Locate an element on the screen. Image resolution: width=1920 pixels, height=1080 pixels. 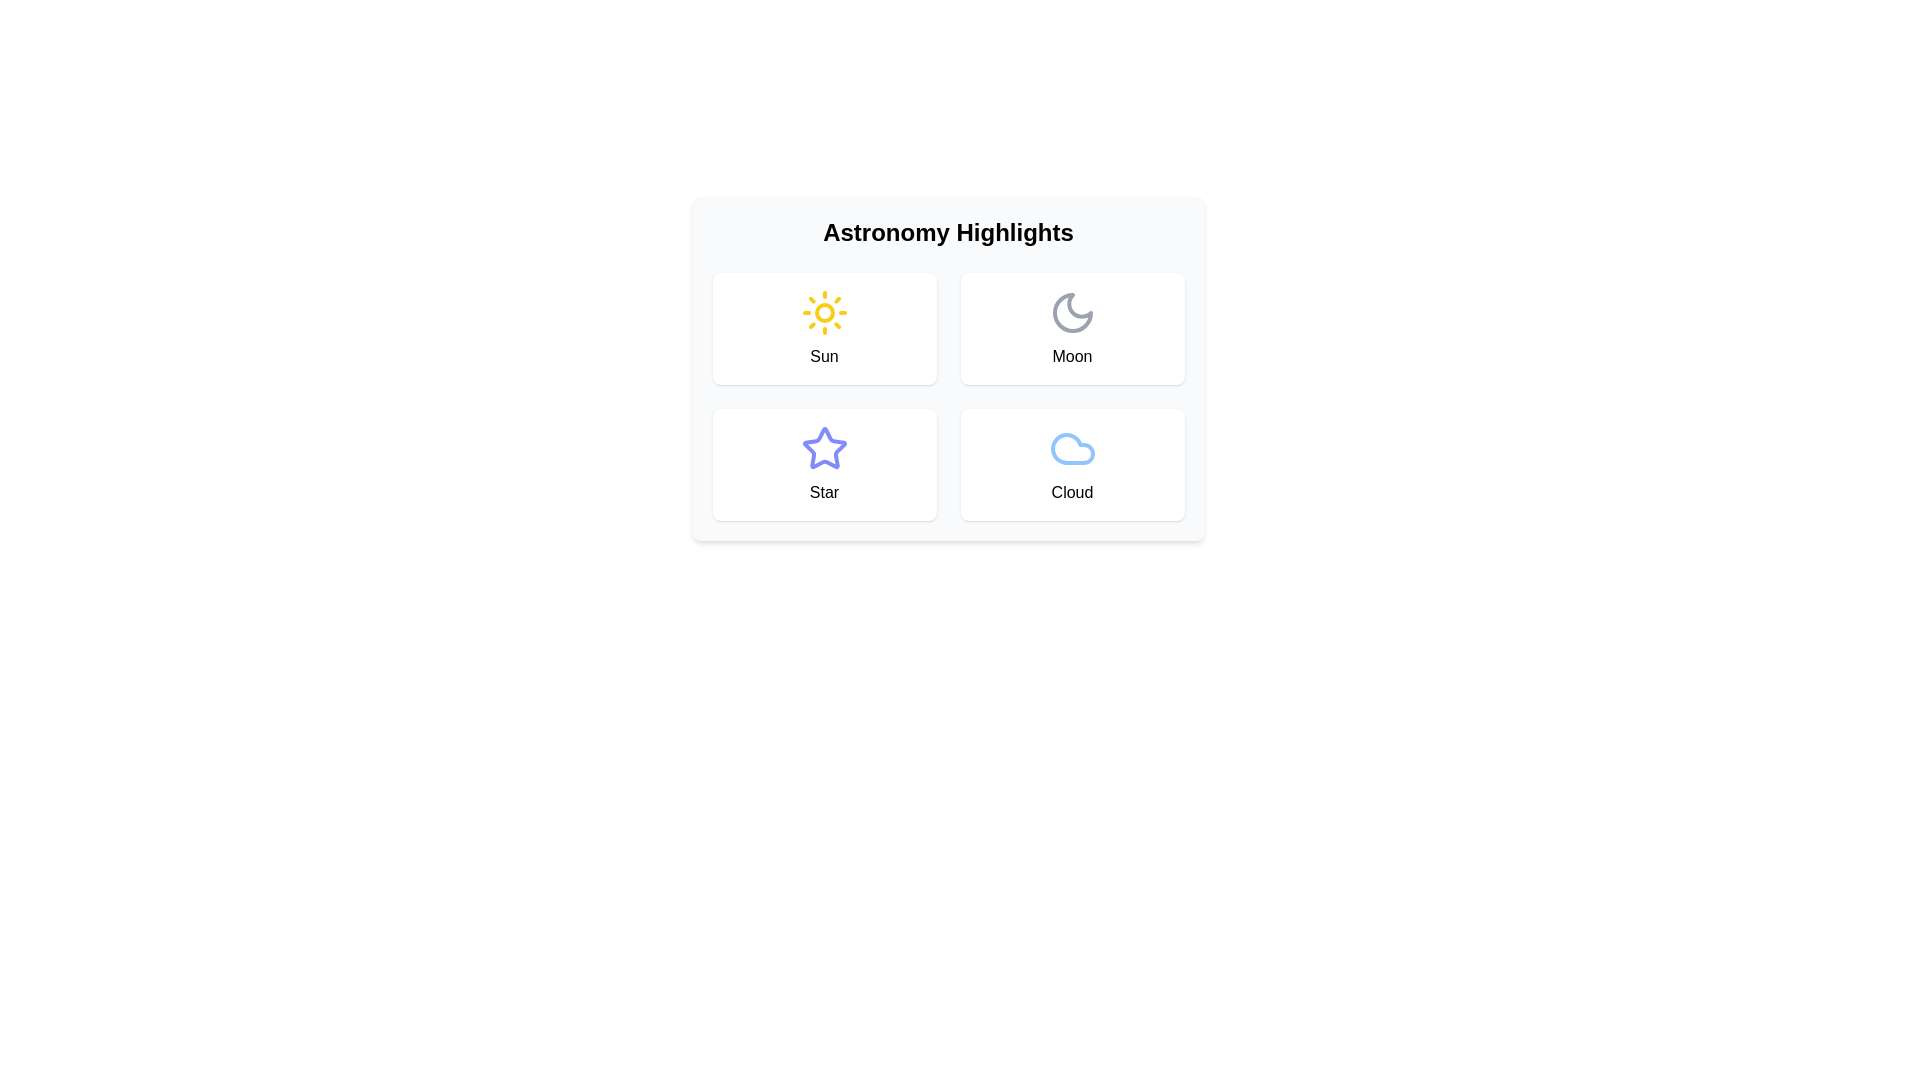
the moon icon in the top-right cell of the grid is located at coordinates (1071, 312).